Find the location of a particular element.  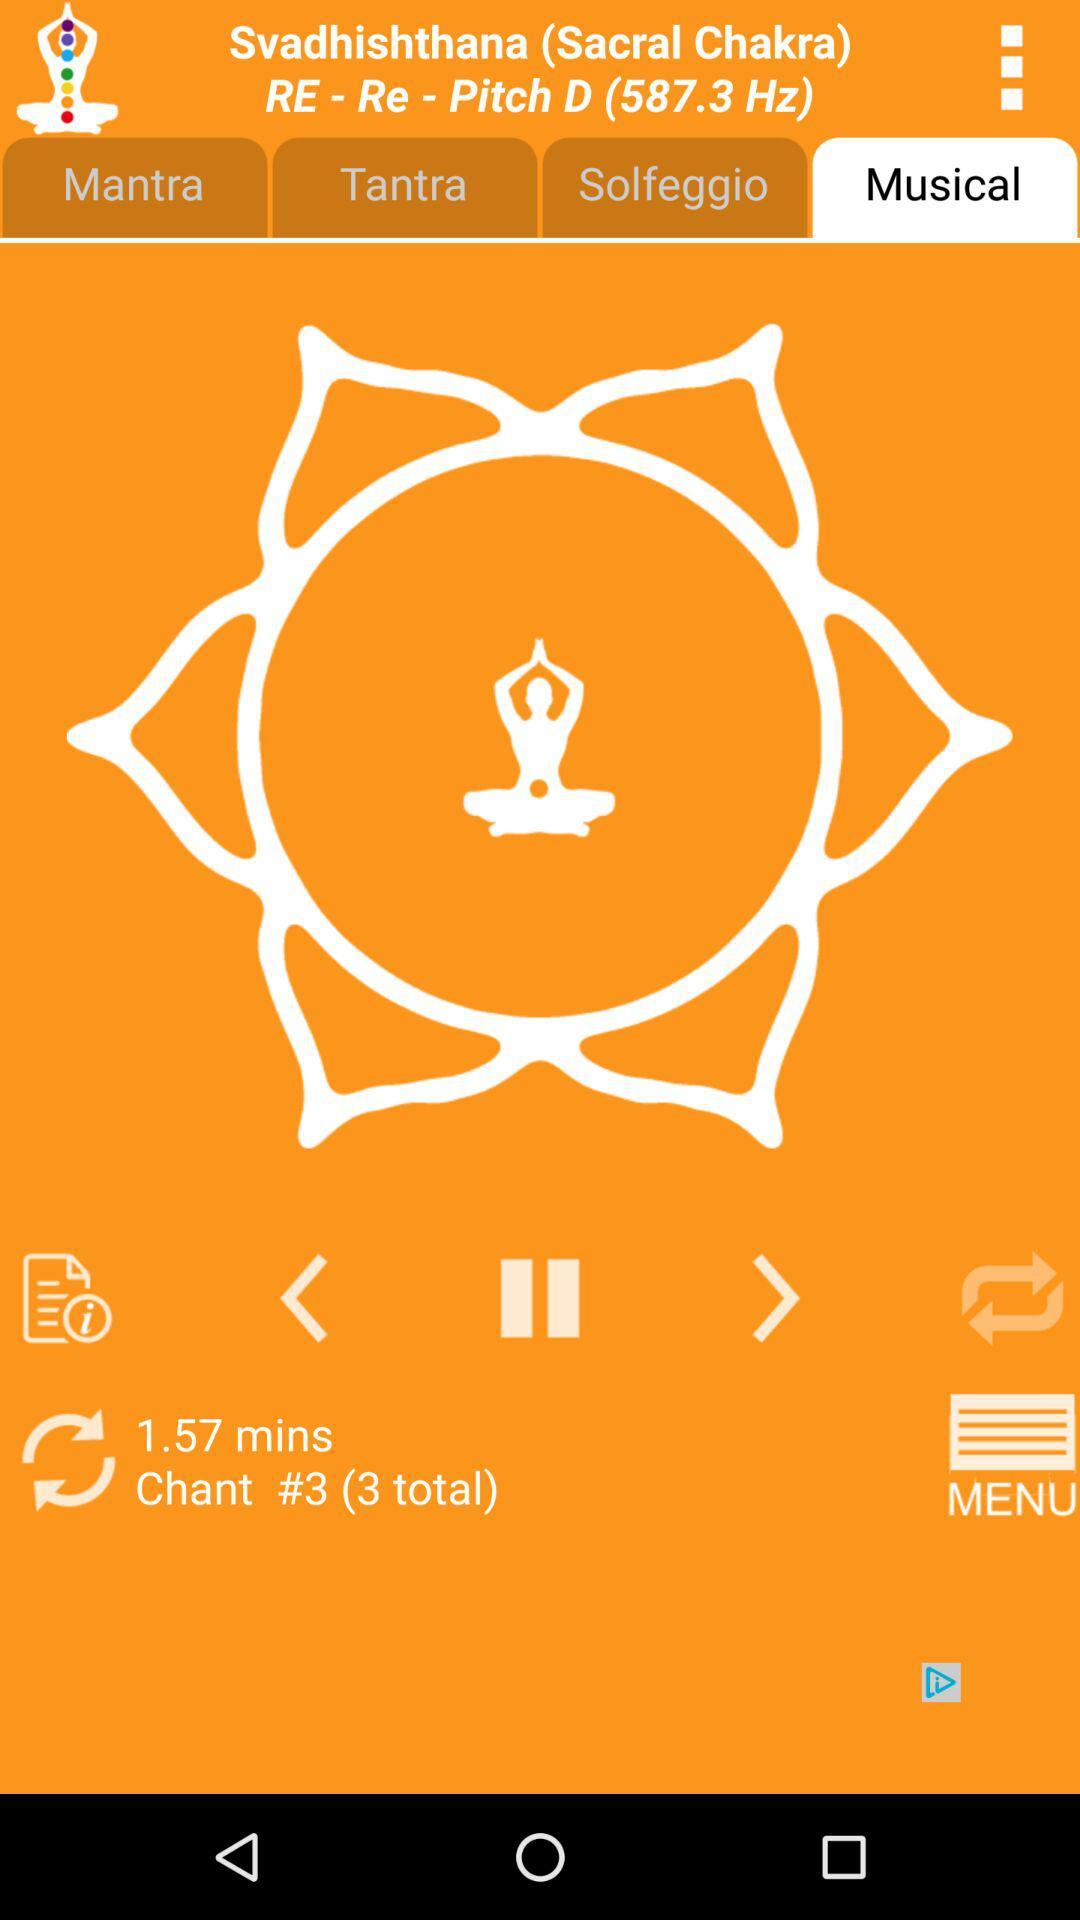

the arrow_forward icon is located at coordinates (775, 1388).